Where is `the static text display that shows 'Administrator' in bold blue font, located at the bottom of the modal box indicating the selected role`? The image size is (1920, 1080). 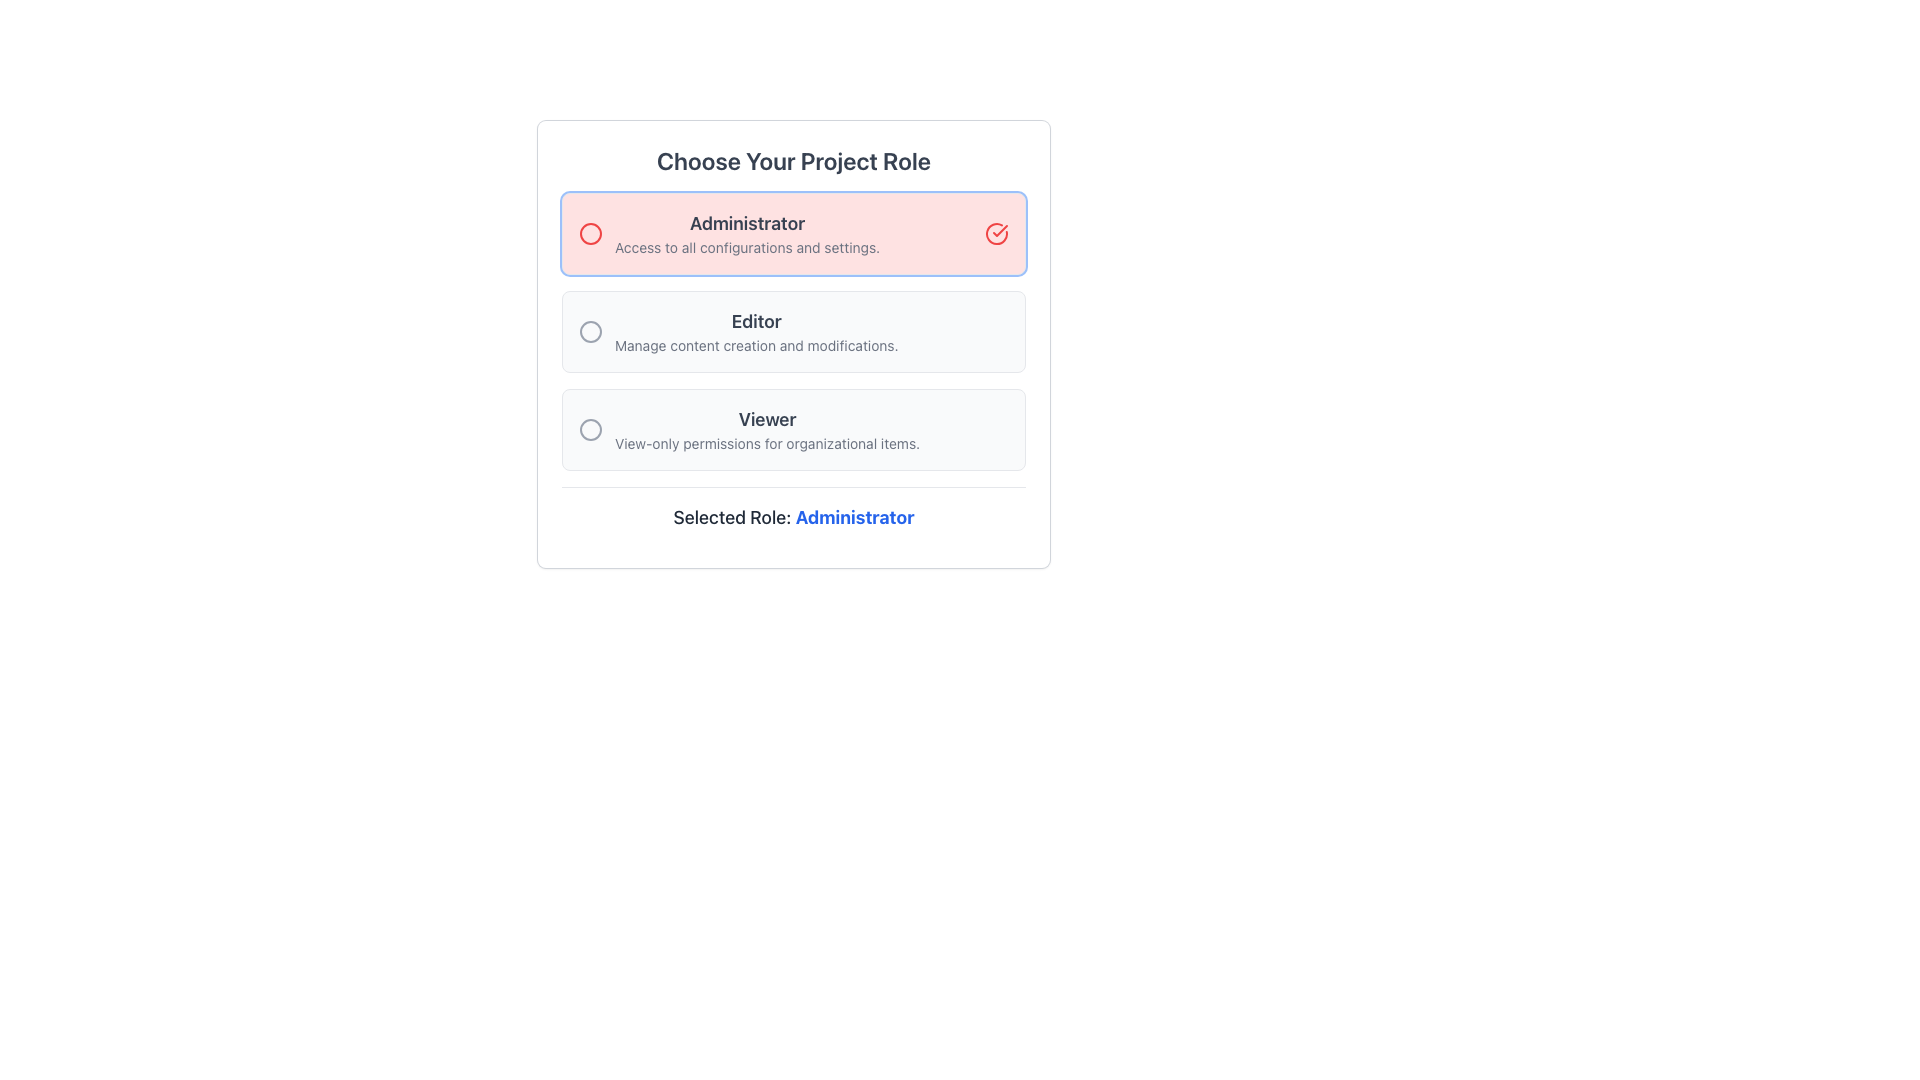
the static text display that shows 'Administrator' in bold blue font, located at the bottom of the modal box indicating the selected role is located at coordinates (855, 516).